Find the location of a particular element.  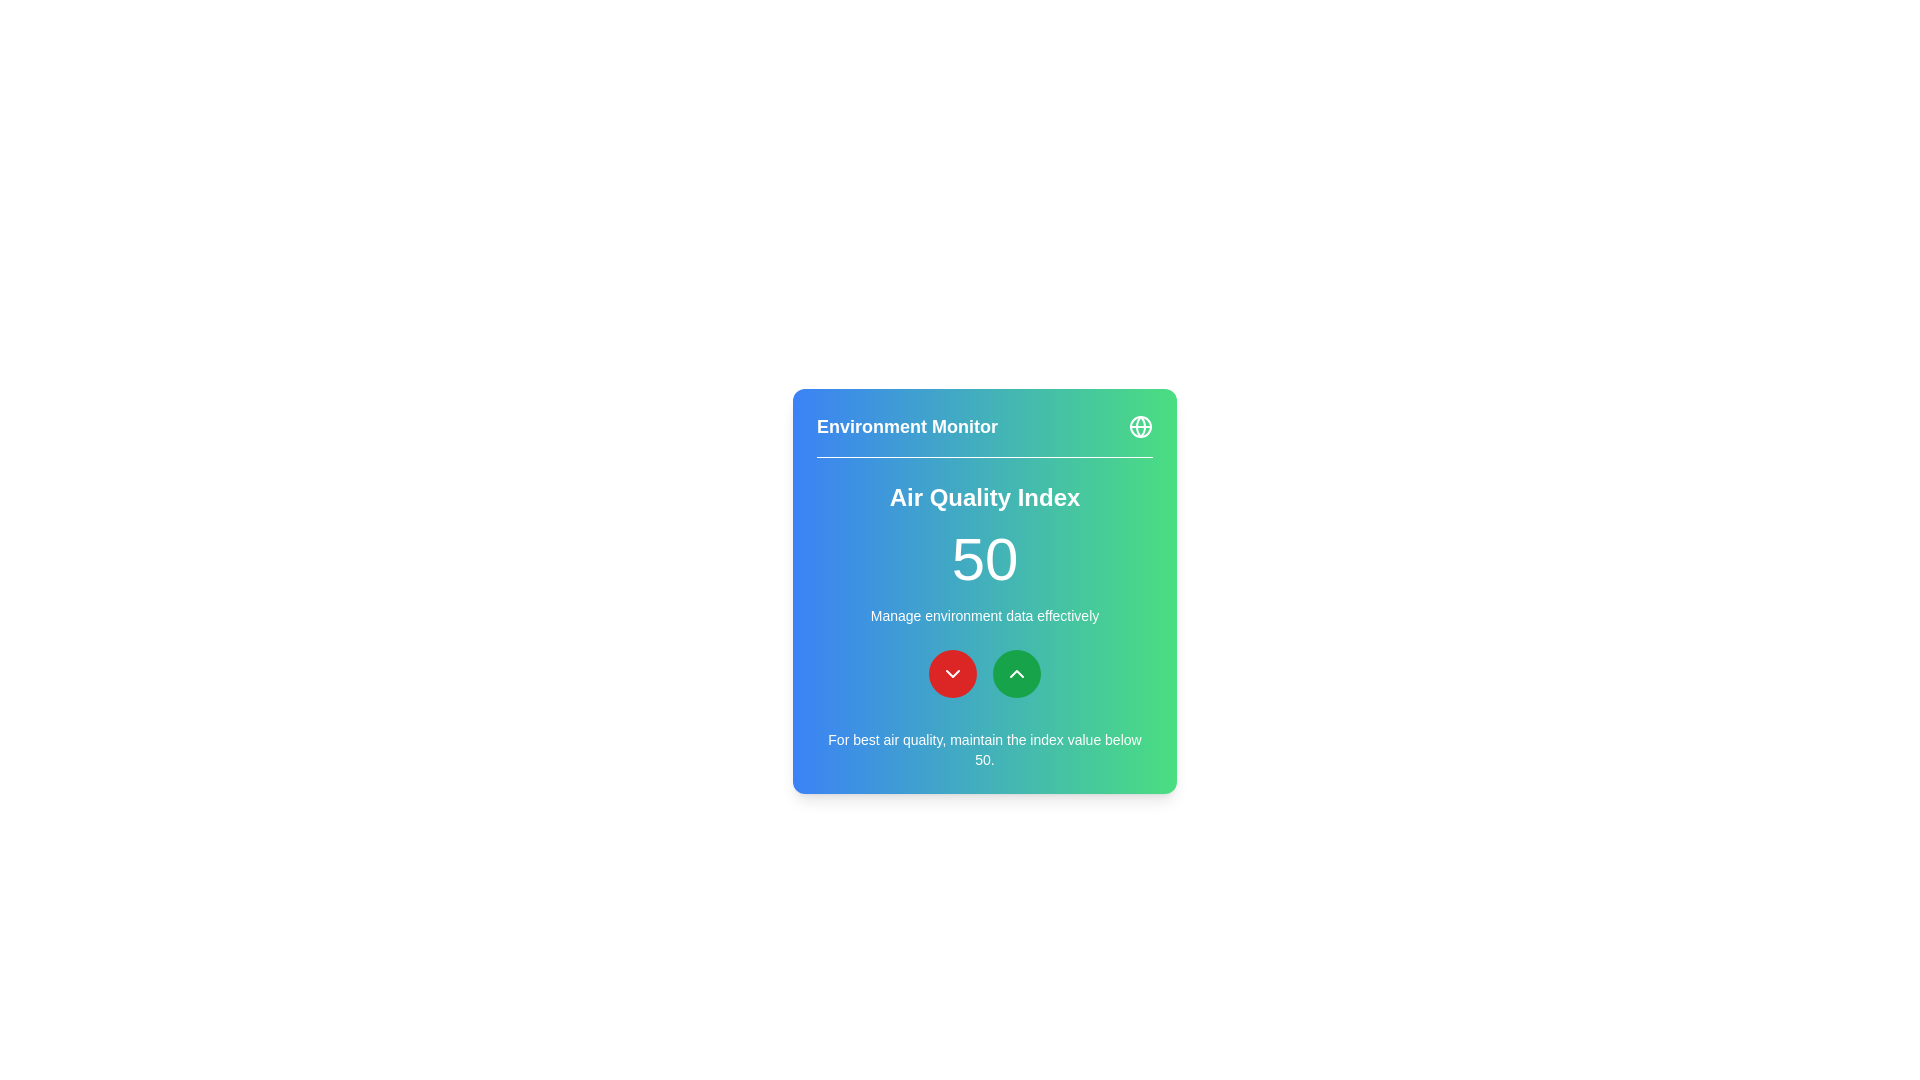

the upward-pointing chevron icon inside the round button located at the bottom center of the card layout is located at coordinates (1017, 674).